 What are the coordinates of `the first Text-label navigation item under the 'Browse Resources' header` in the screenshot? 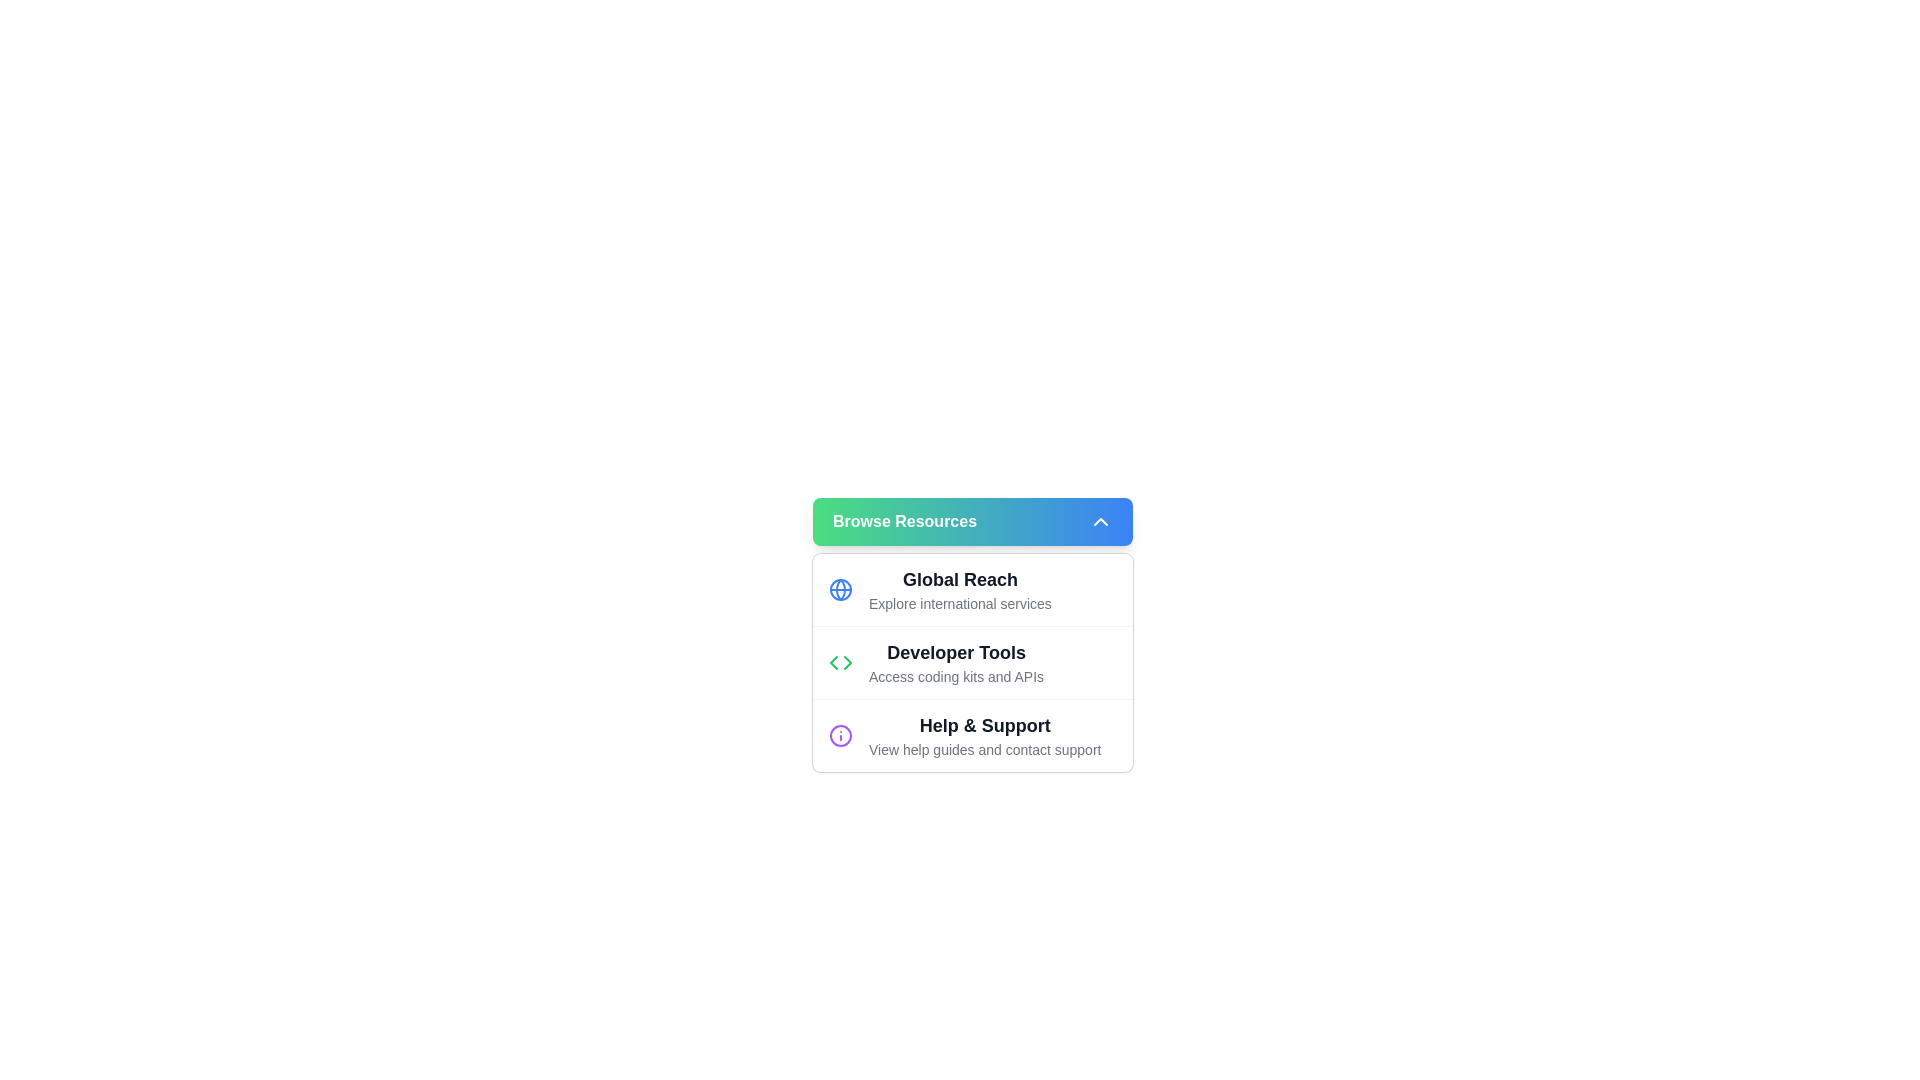 It's located at (960, 589).